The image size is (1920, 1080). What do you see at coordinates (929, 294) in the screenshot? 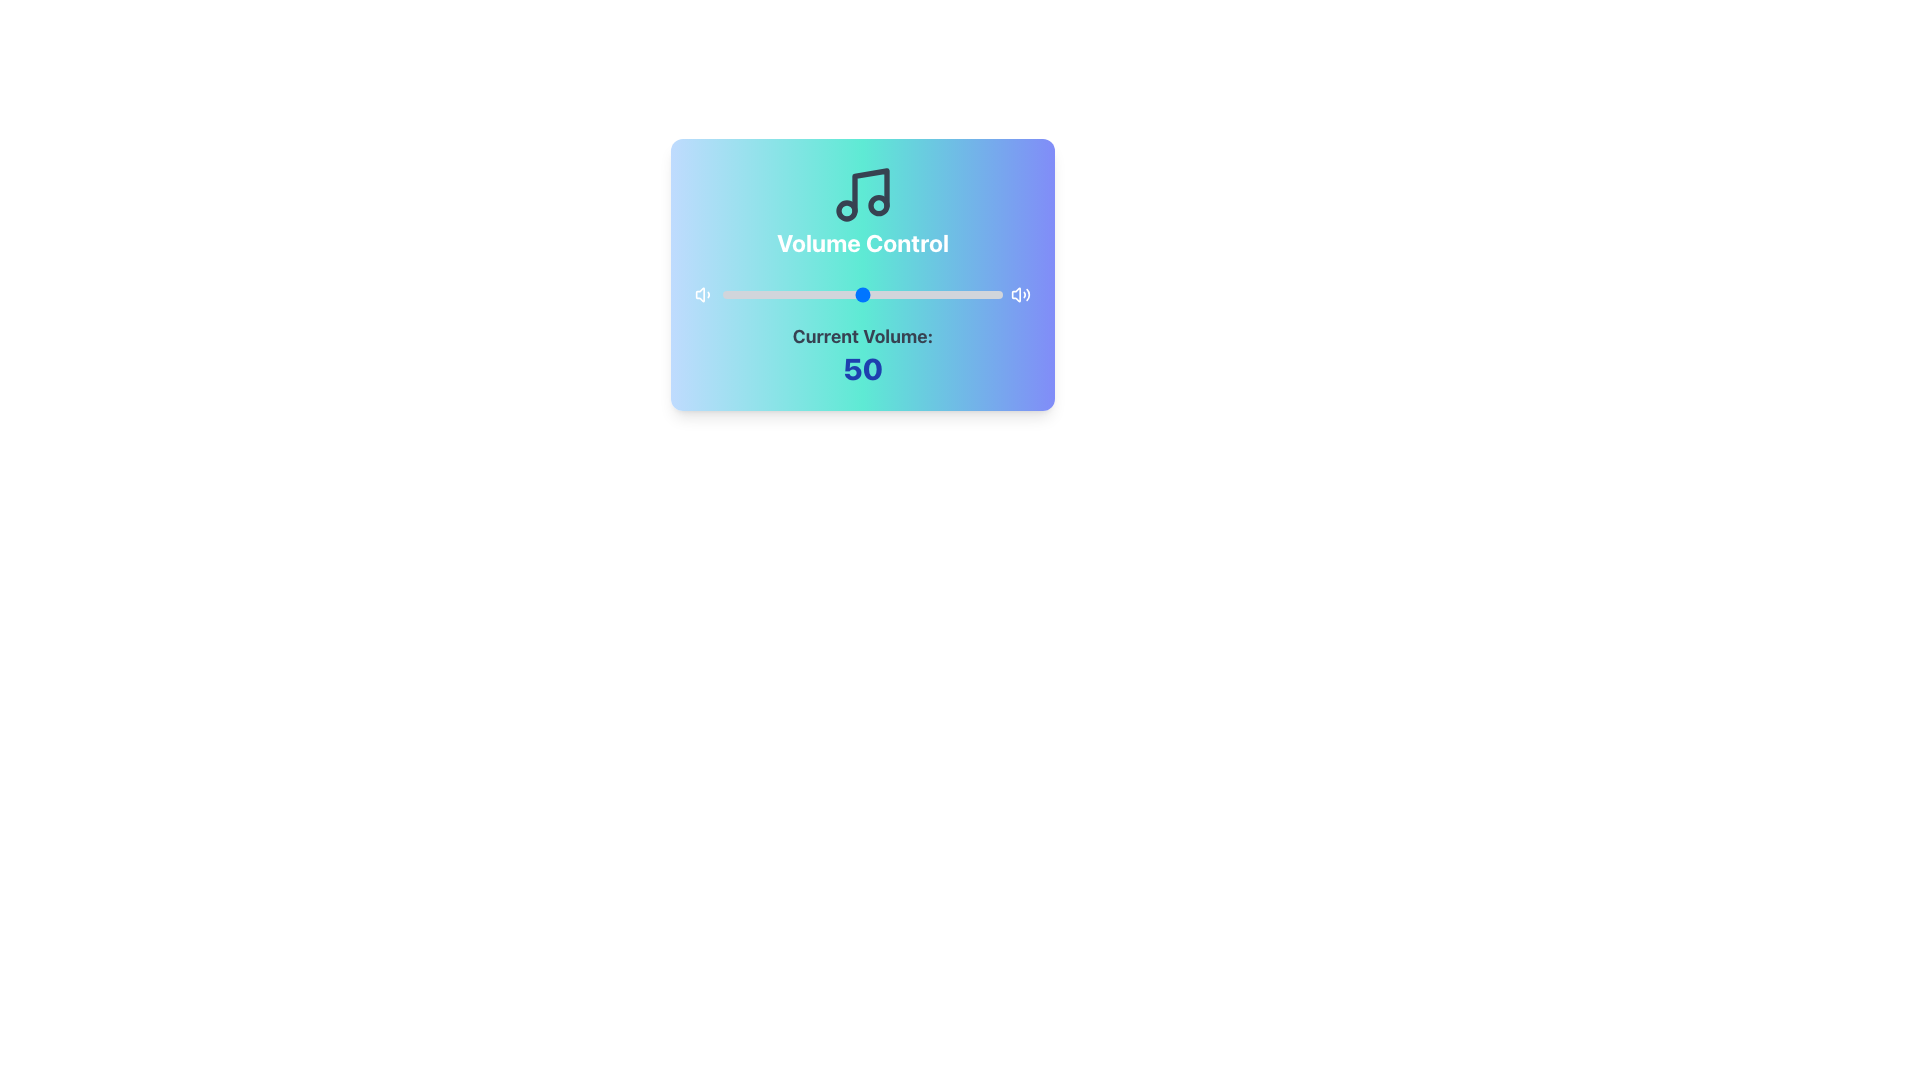
I see `the slider` at bounding box center [929, 294].